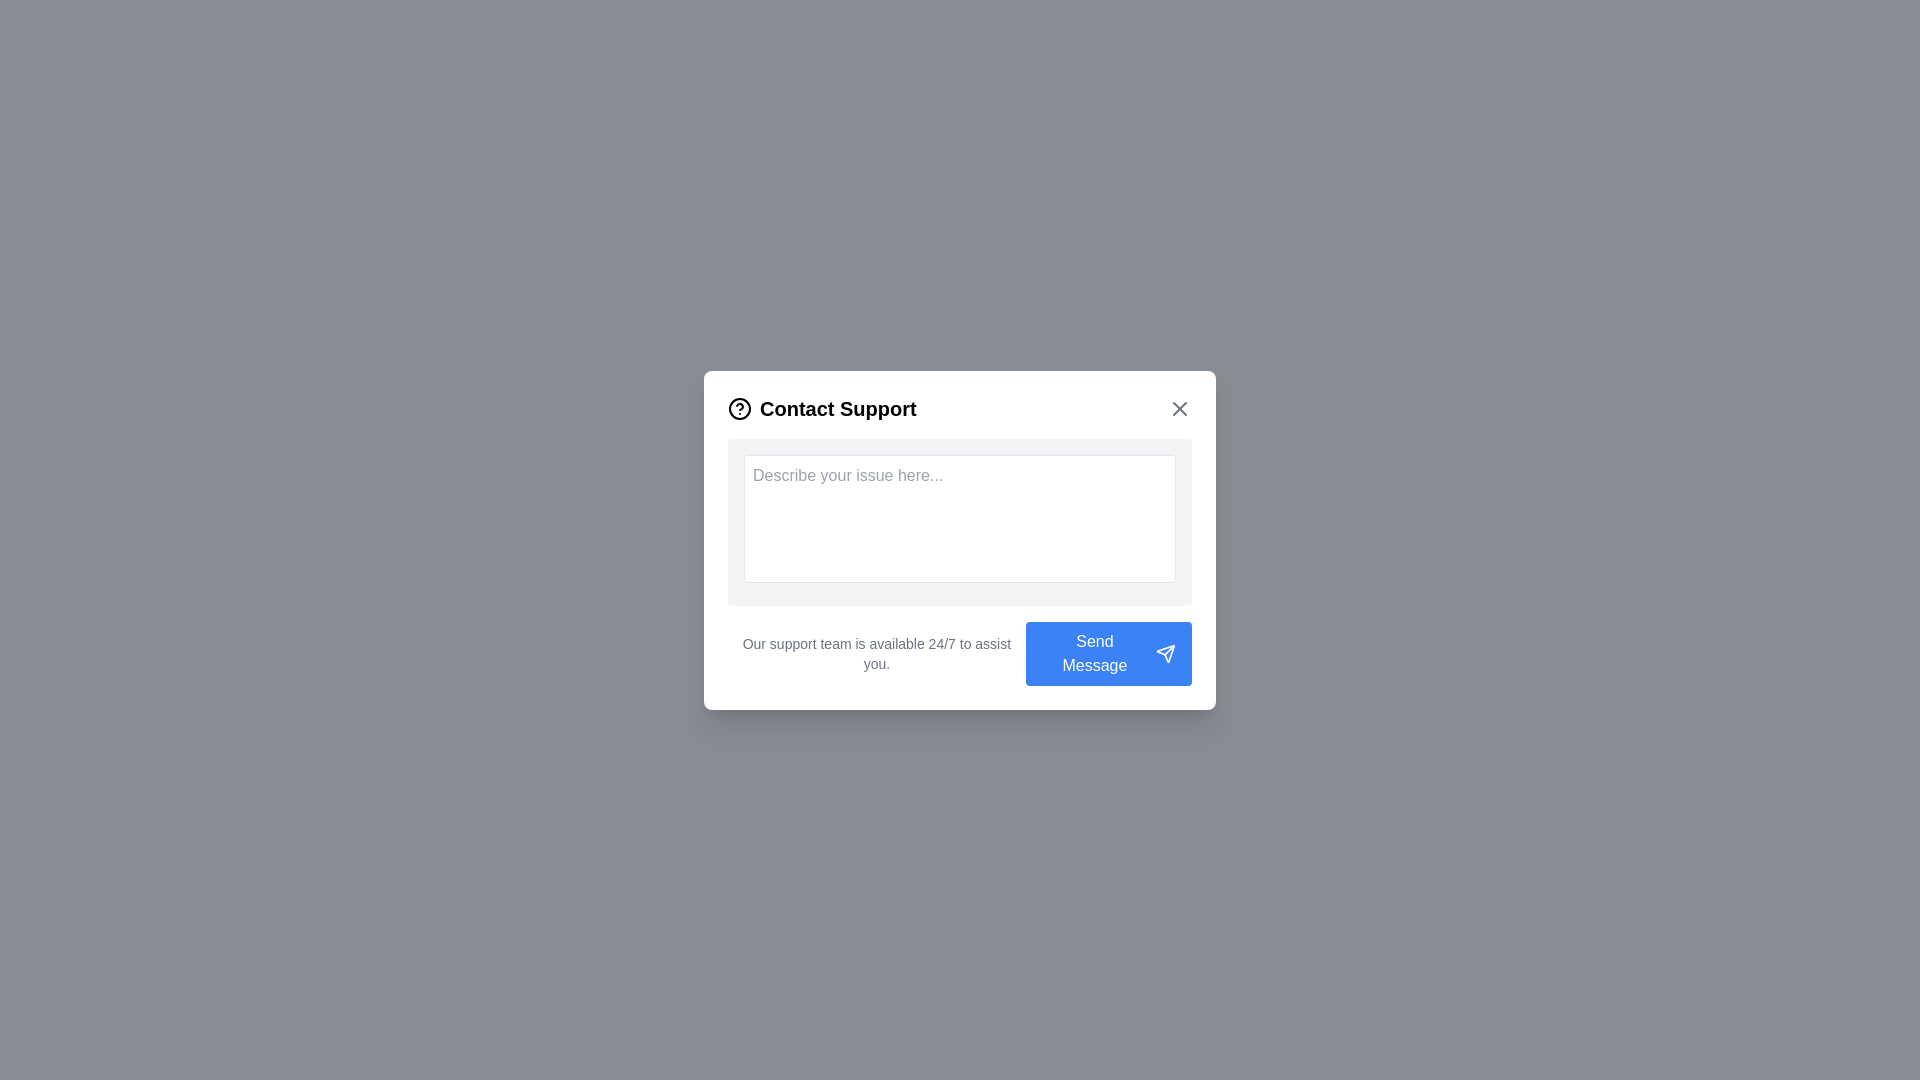 This screenshot has width=1920, height=1080. I want to click on the informational text about the 24/7 availability of the support team located to the left of the 'Send Message' button in the bottom-left section of the 'Contact Support' card, so click(960, 653).